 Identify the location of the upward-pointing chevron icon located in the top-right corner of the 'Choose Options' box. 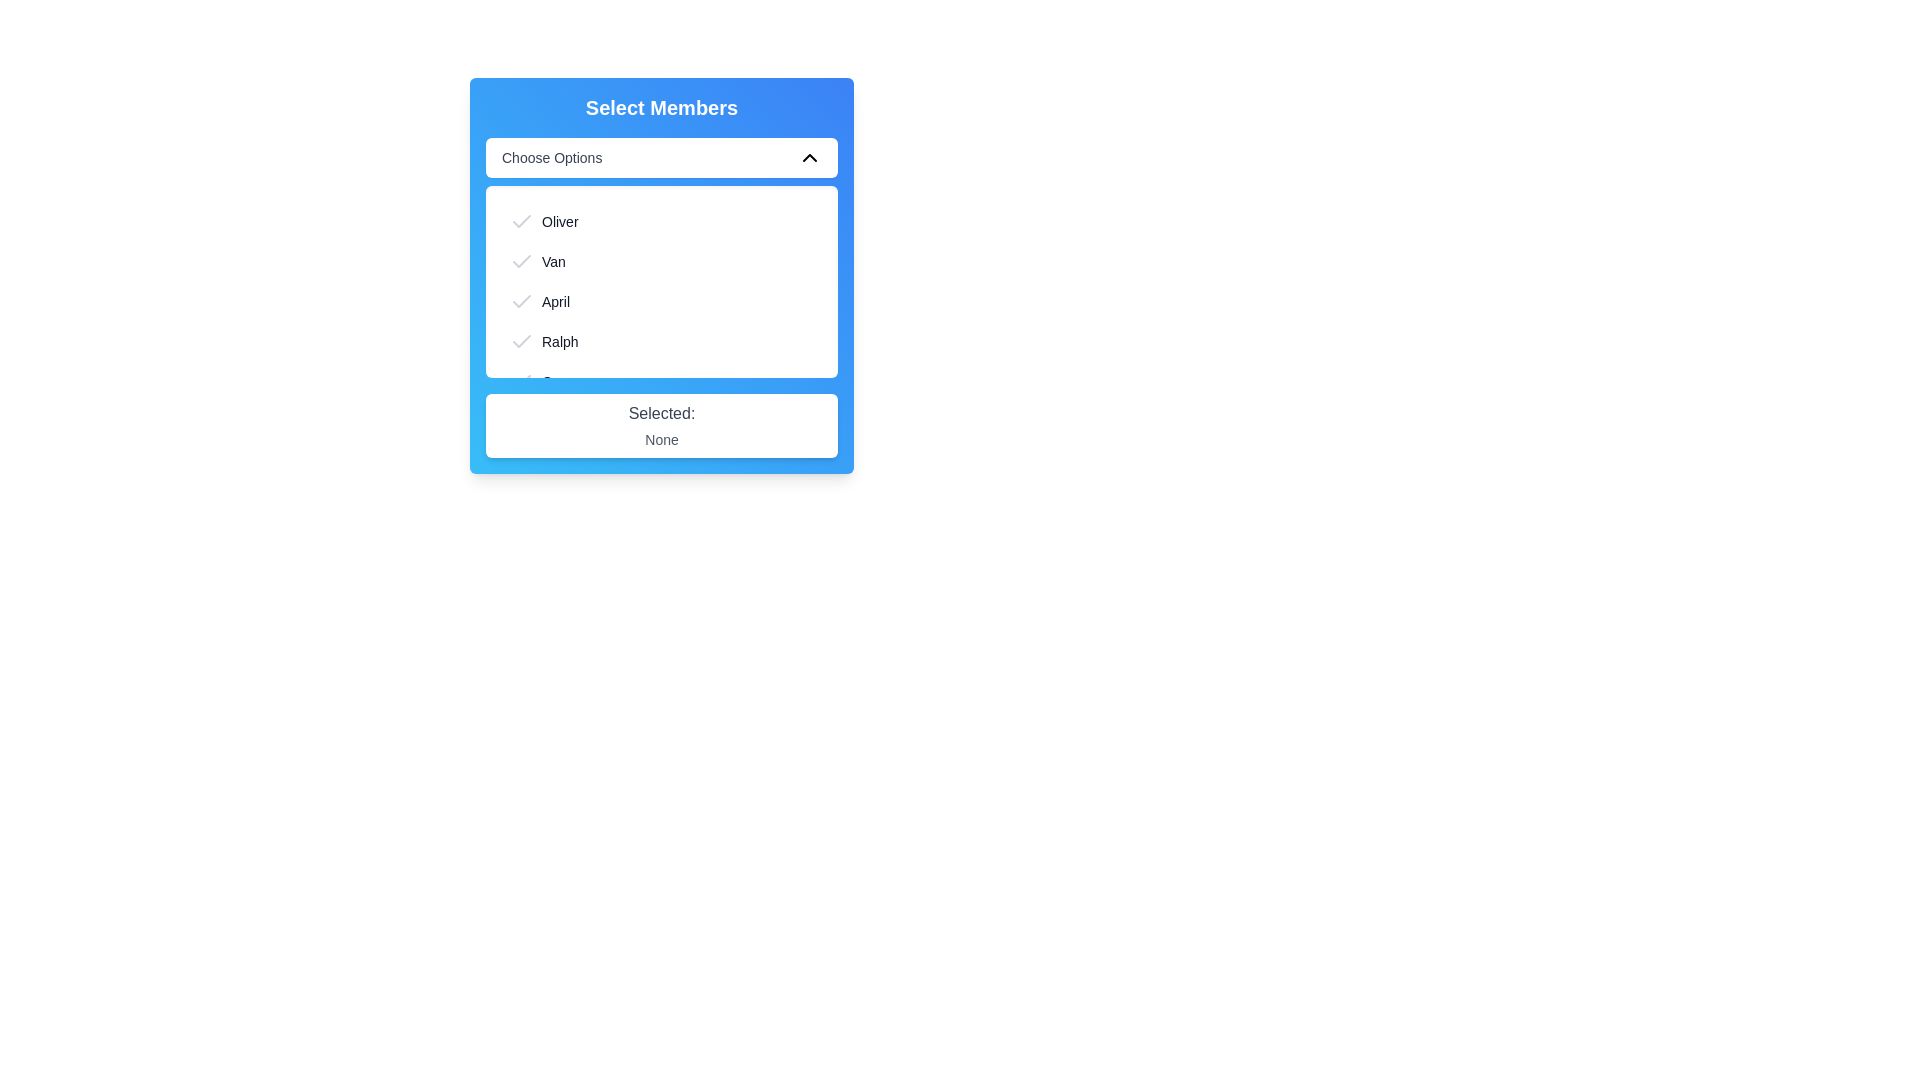
(810, 157).